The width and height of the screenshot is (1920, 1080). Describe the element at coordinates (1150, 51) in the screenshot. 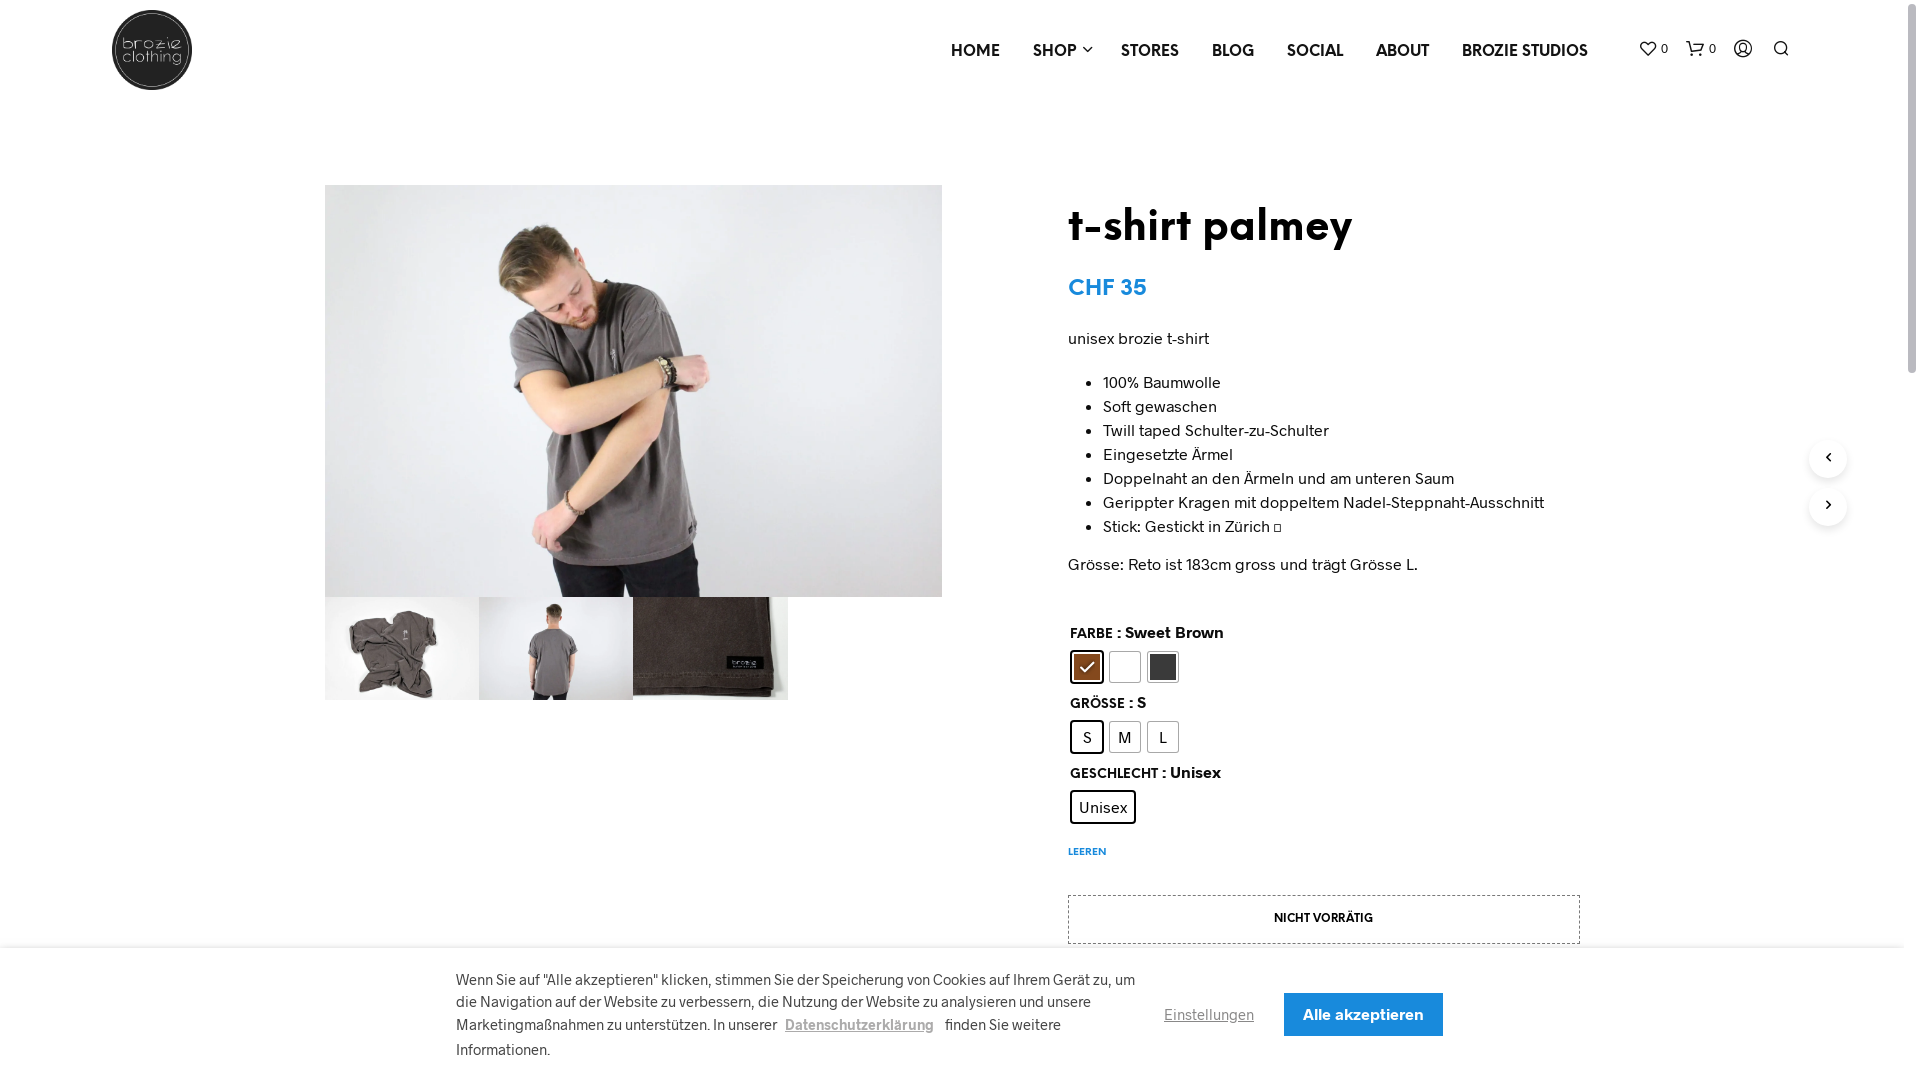

I see `'STORES'` at that location.